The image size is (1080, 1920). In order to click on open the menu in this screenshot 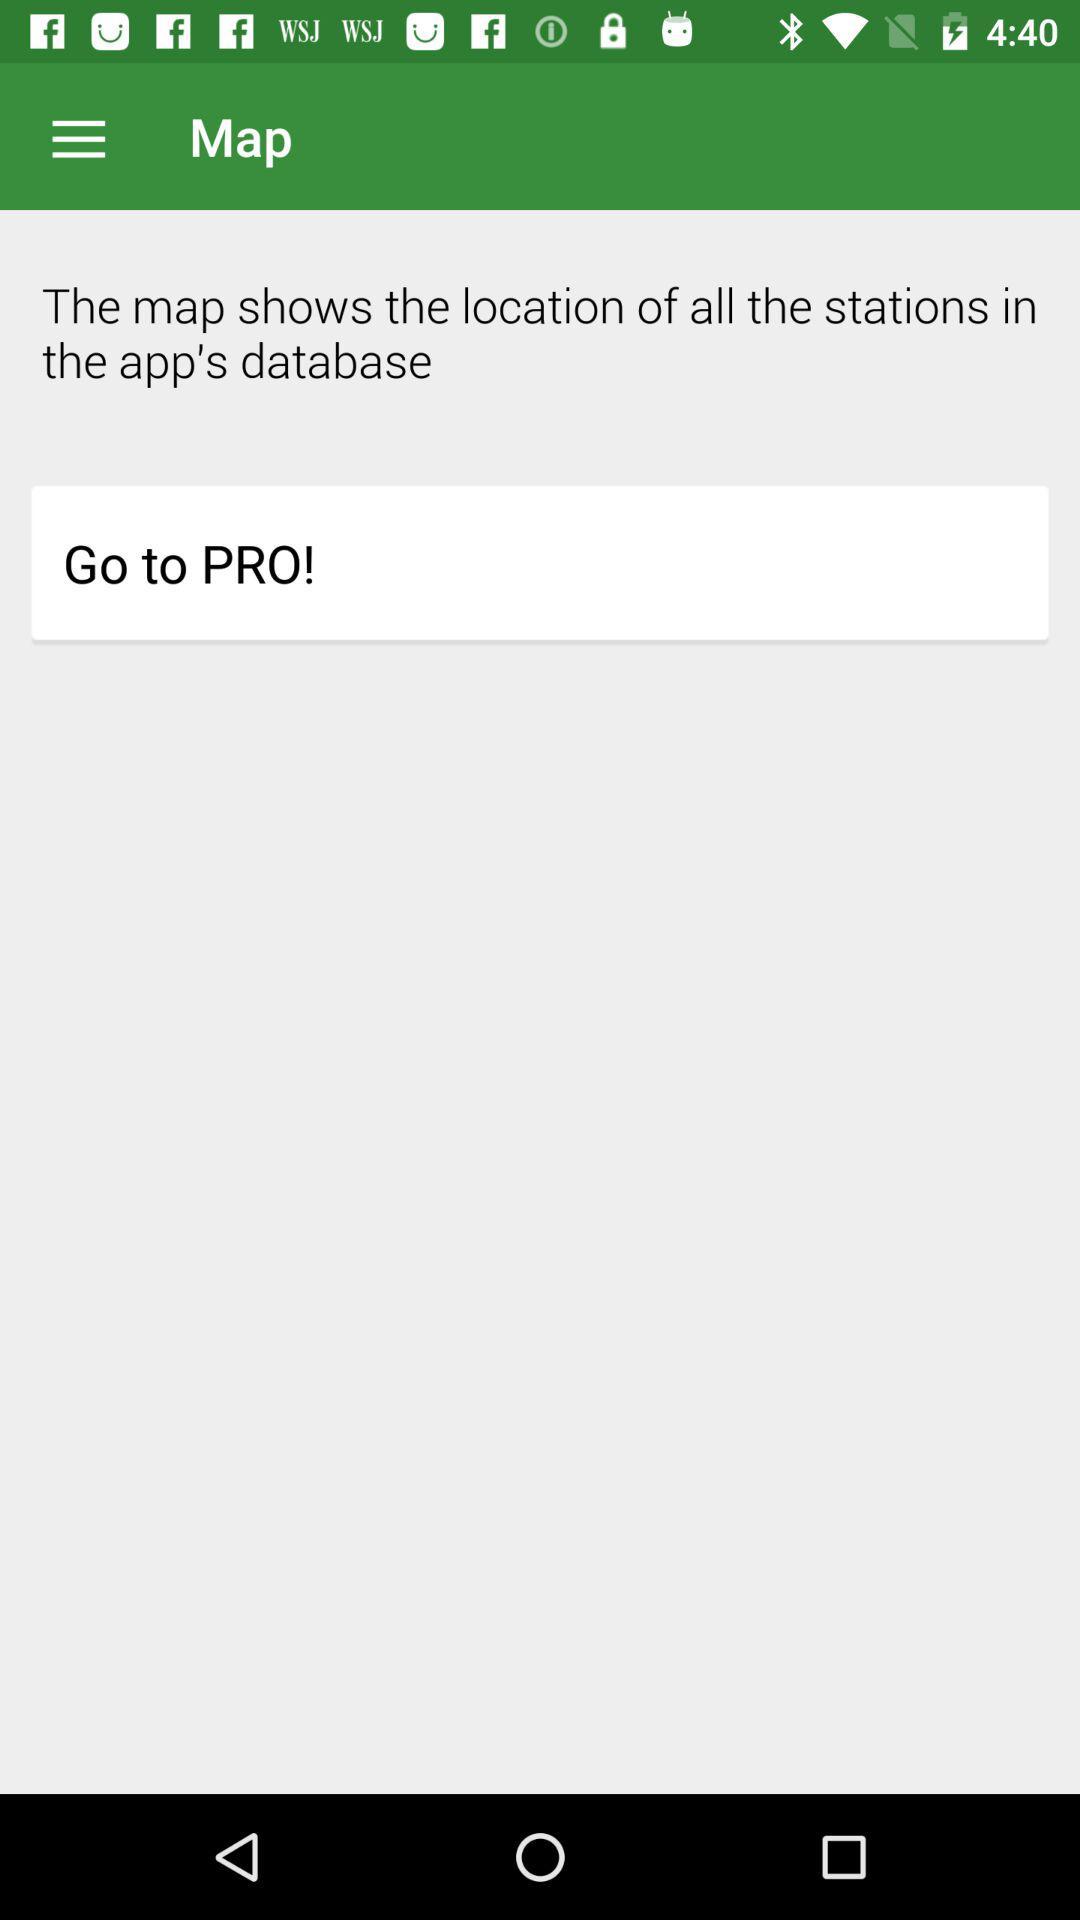, I will do `click(88, 135)`.